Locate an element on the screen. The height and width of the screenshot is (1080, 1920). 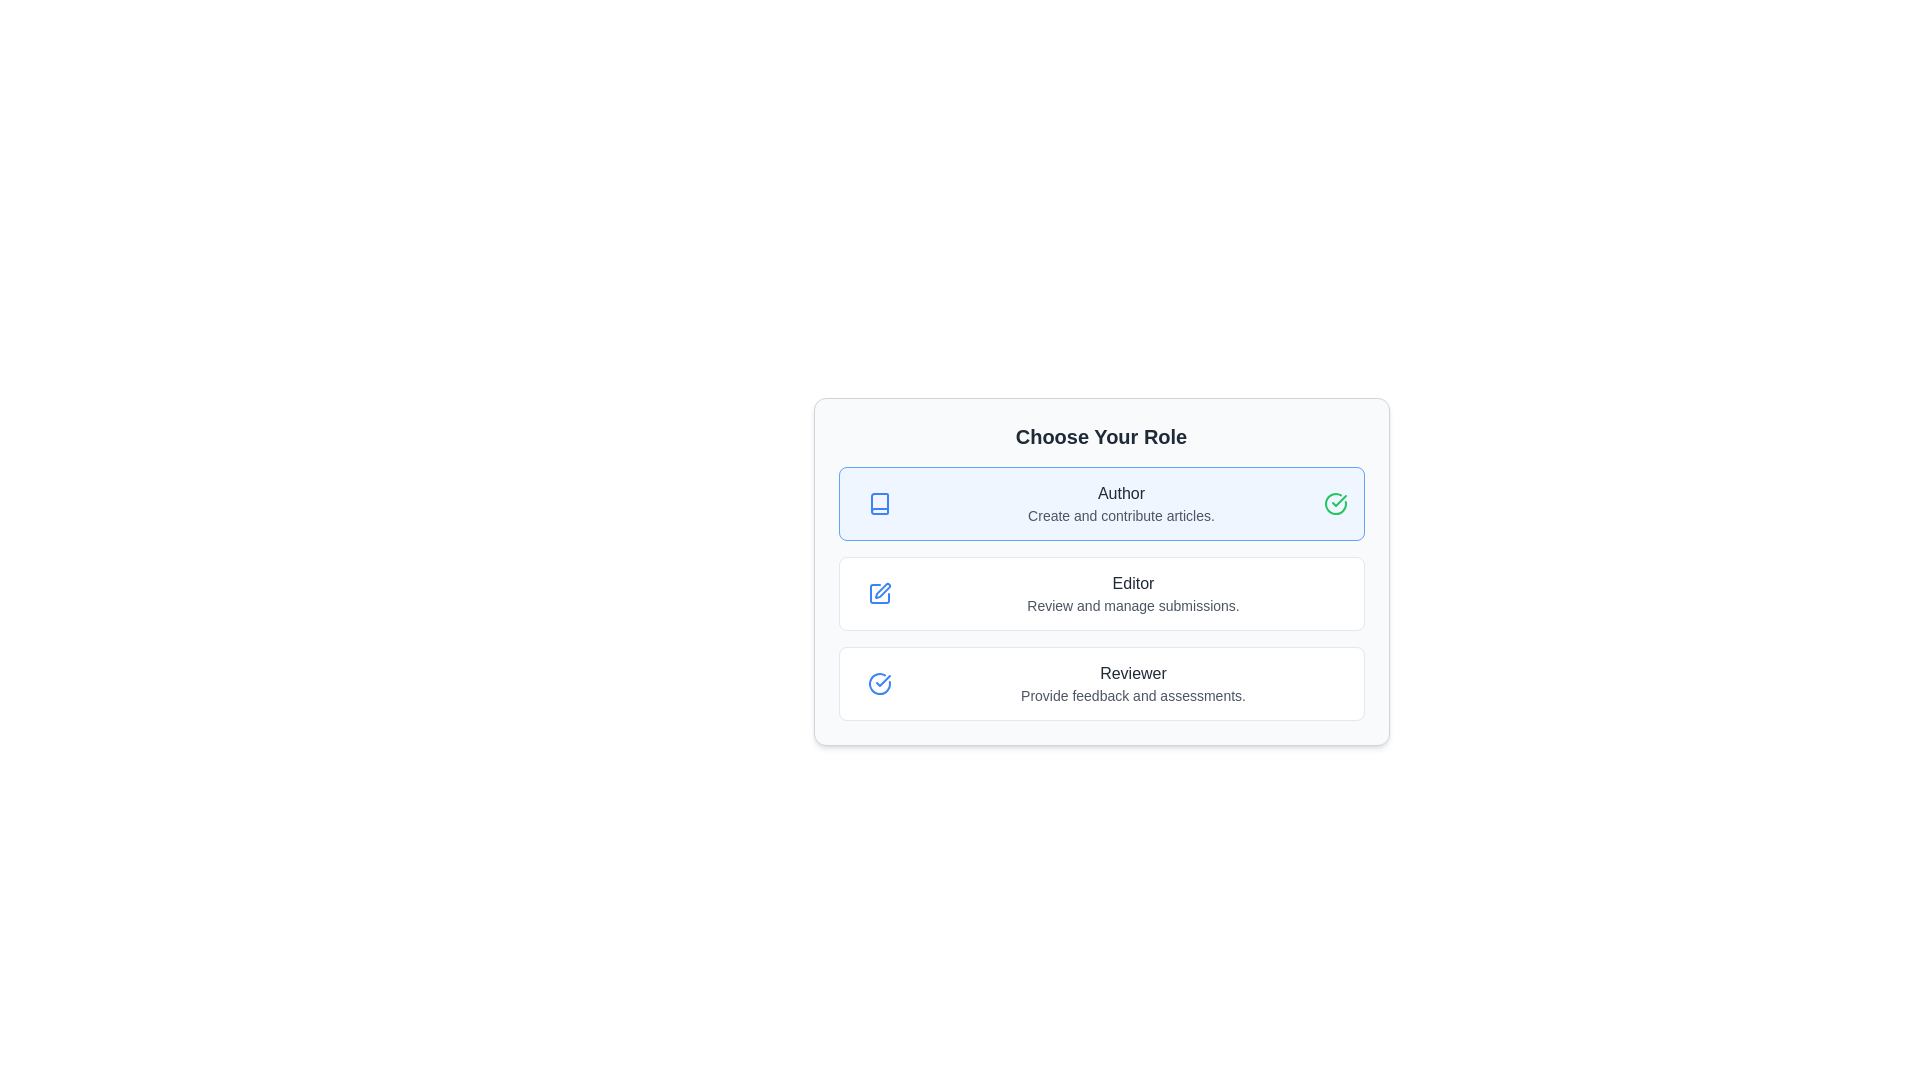
the pen icon located in the center of the circular button within the 'Editor' option in the 'Choose Your Role' section is located at coordinates (879, 593).